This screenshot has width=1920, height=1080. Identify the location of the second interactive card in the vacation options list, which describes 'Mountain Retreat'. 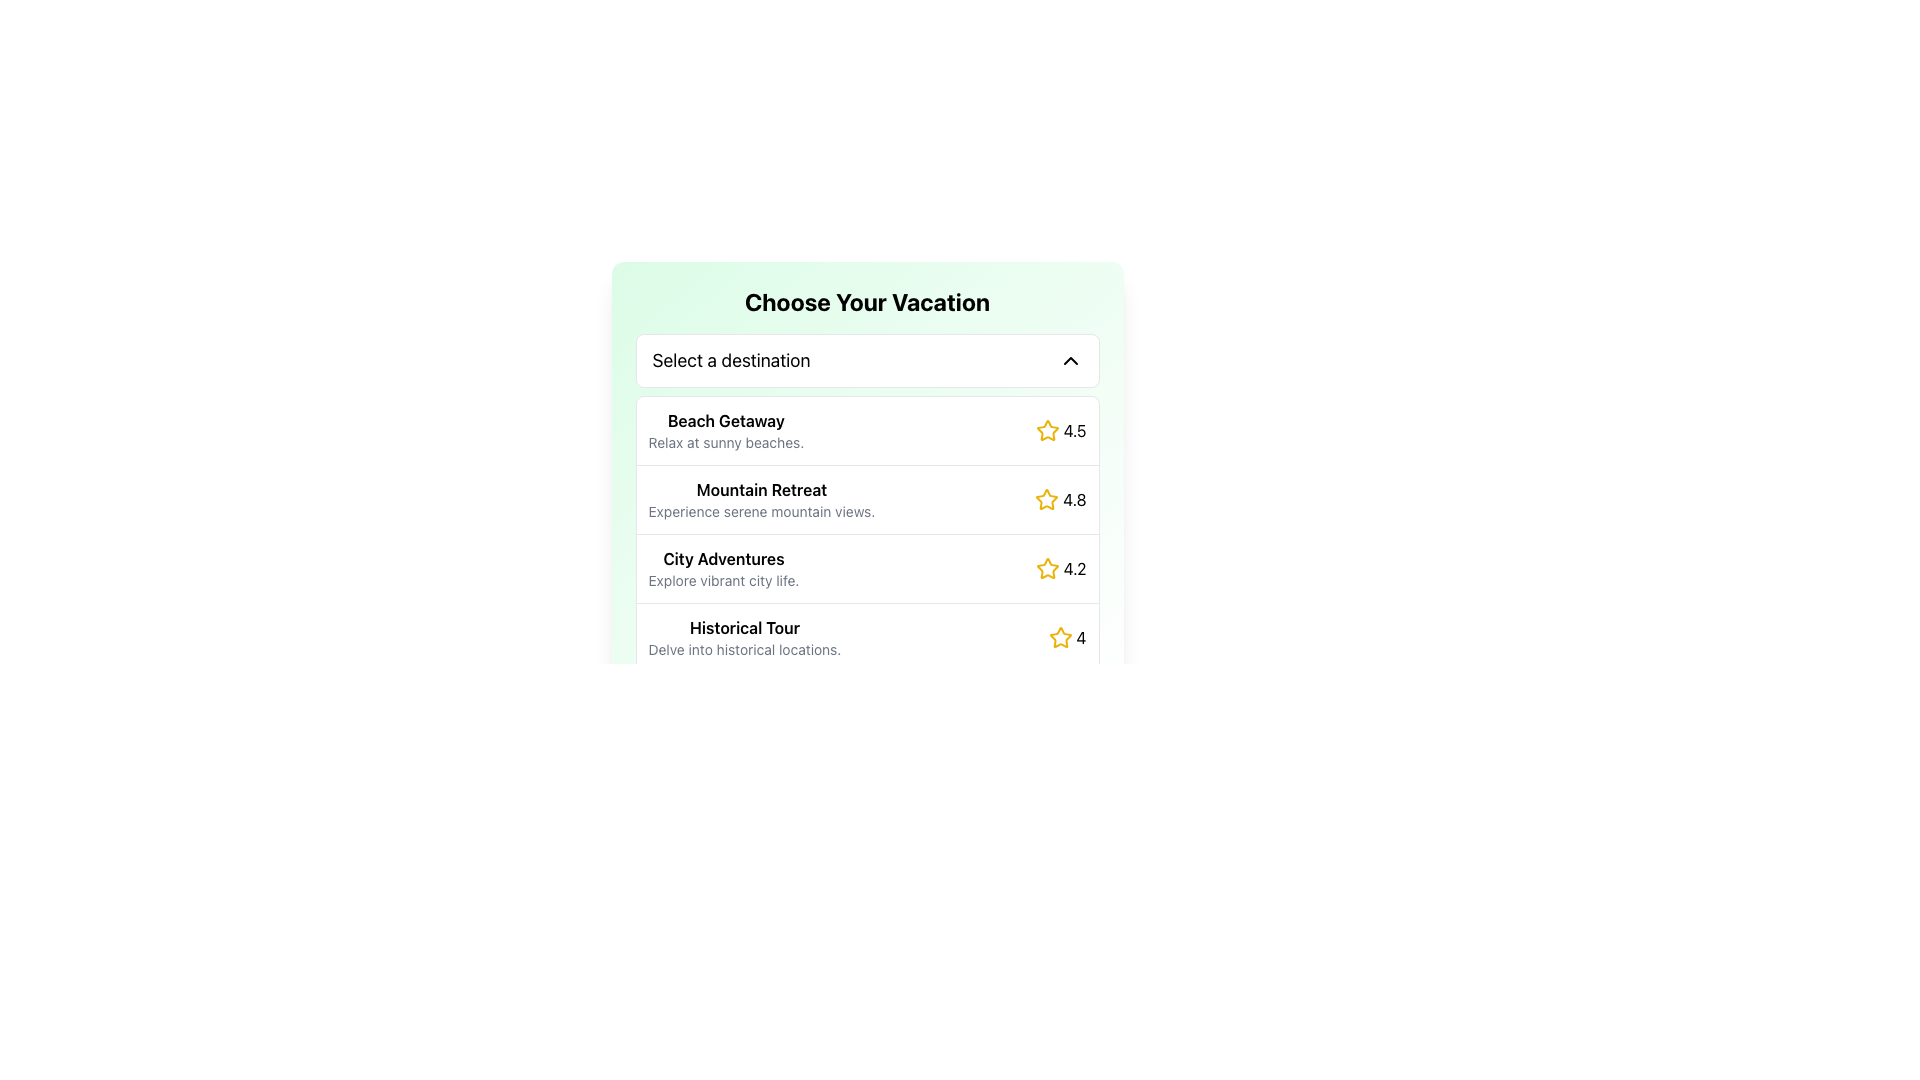
(867, 479).